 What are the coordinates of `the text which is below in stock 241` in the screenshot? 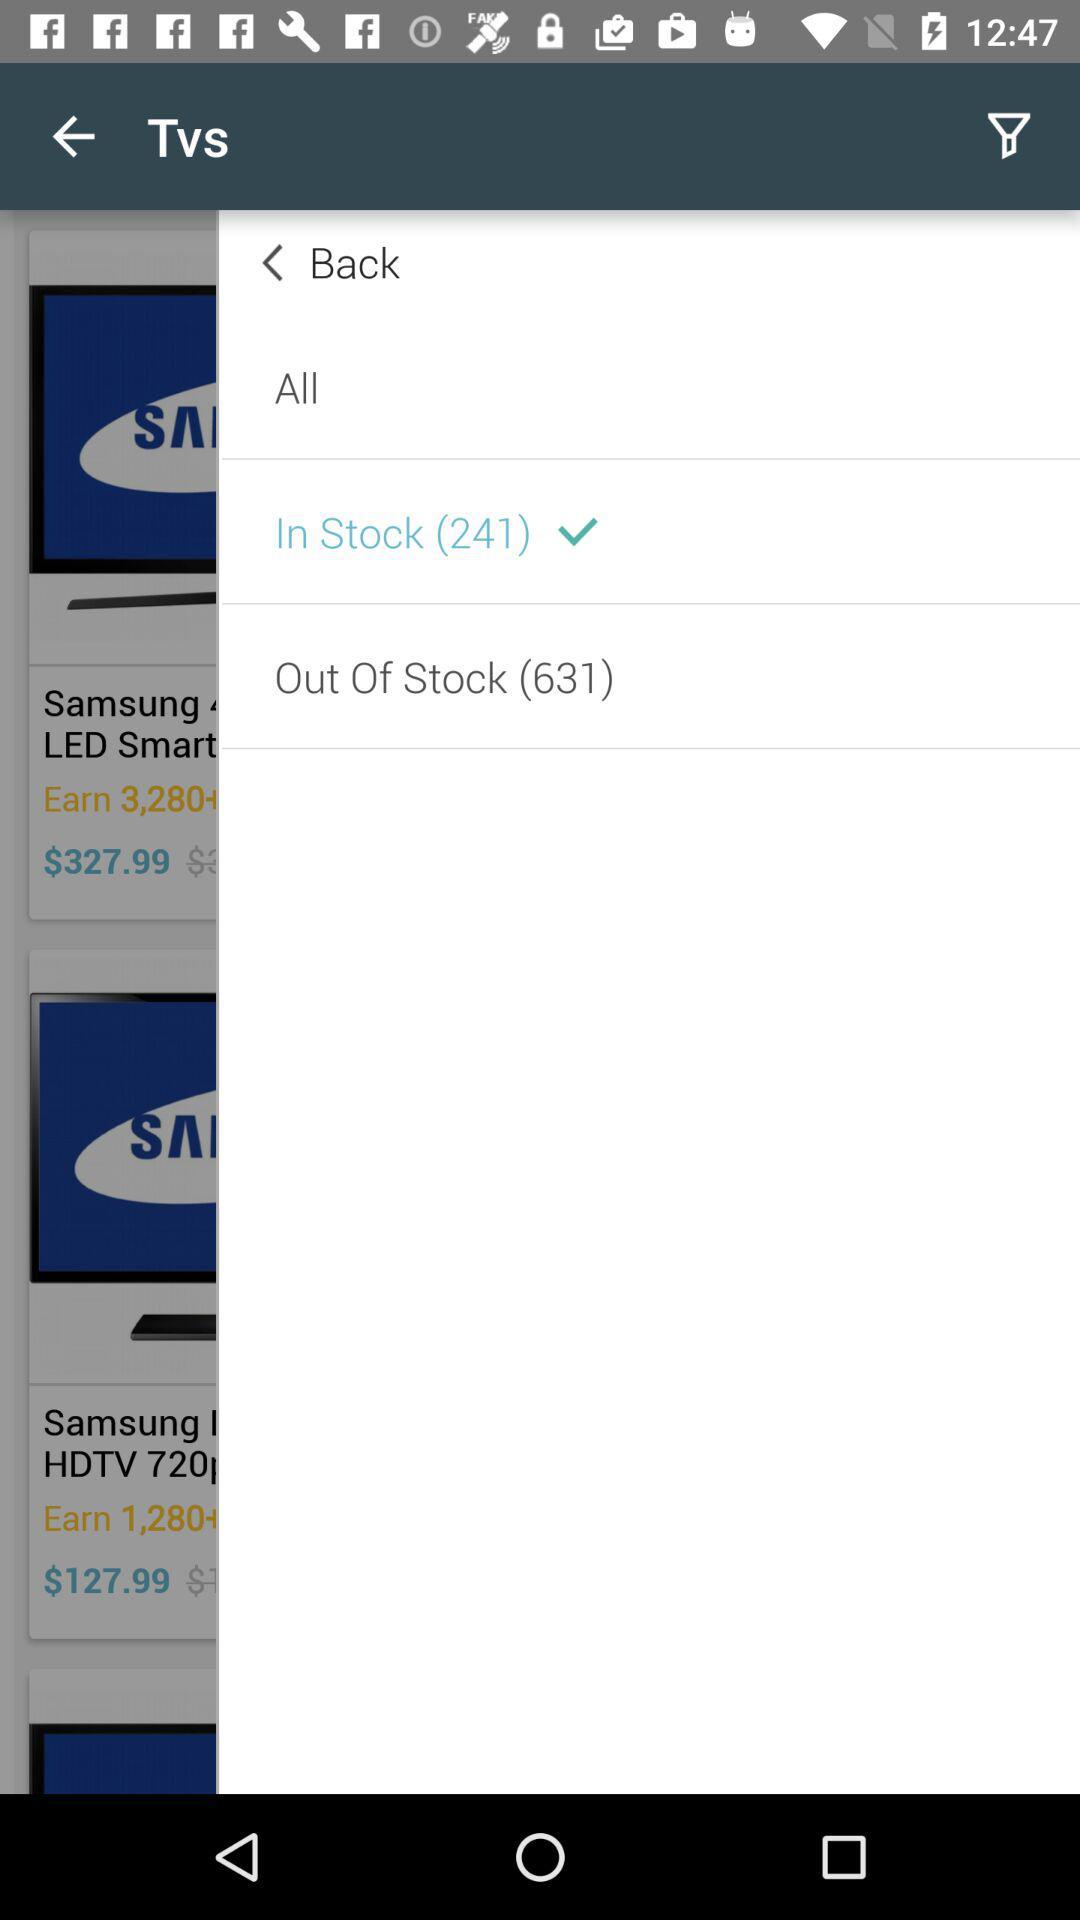 It's located at (648, 716).